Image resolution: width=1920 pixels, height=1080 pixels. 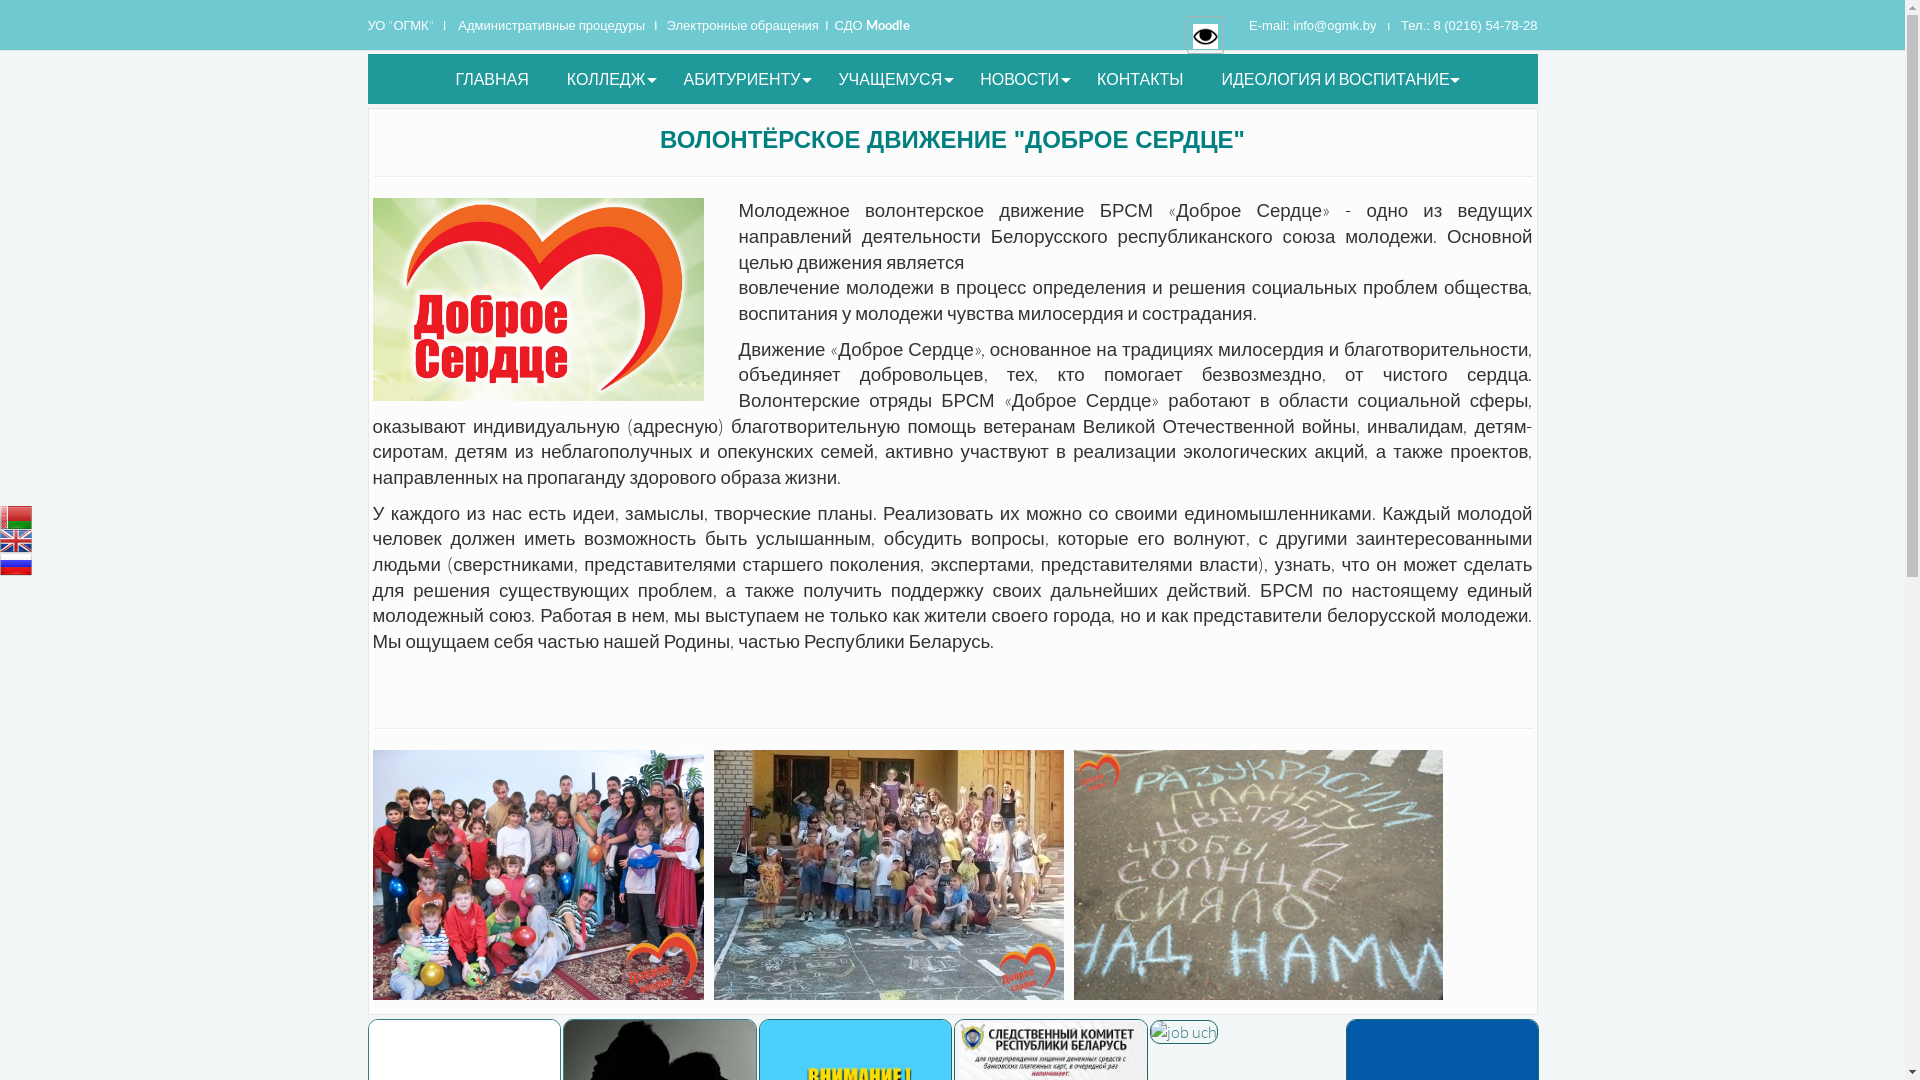 What do you see at coordinates (887, 24) in the screenshot?
I see `'Moodle'` at bounding box center [887, 24].